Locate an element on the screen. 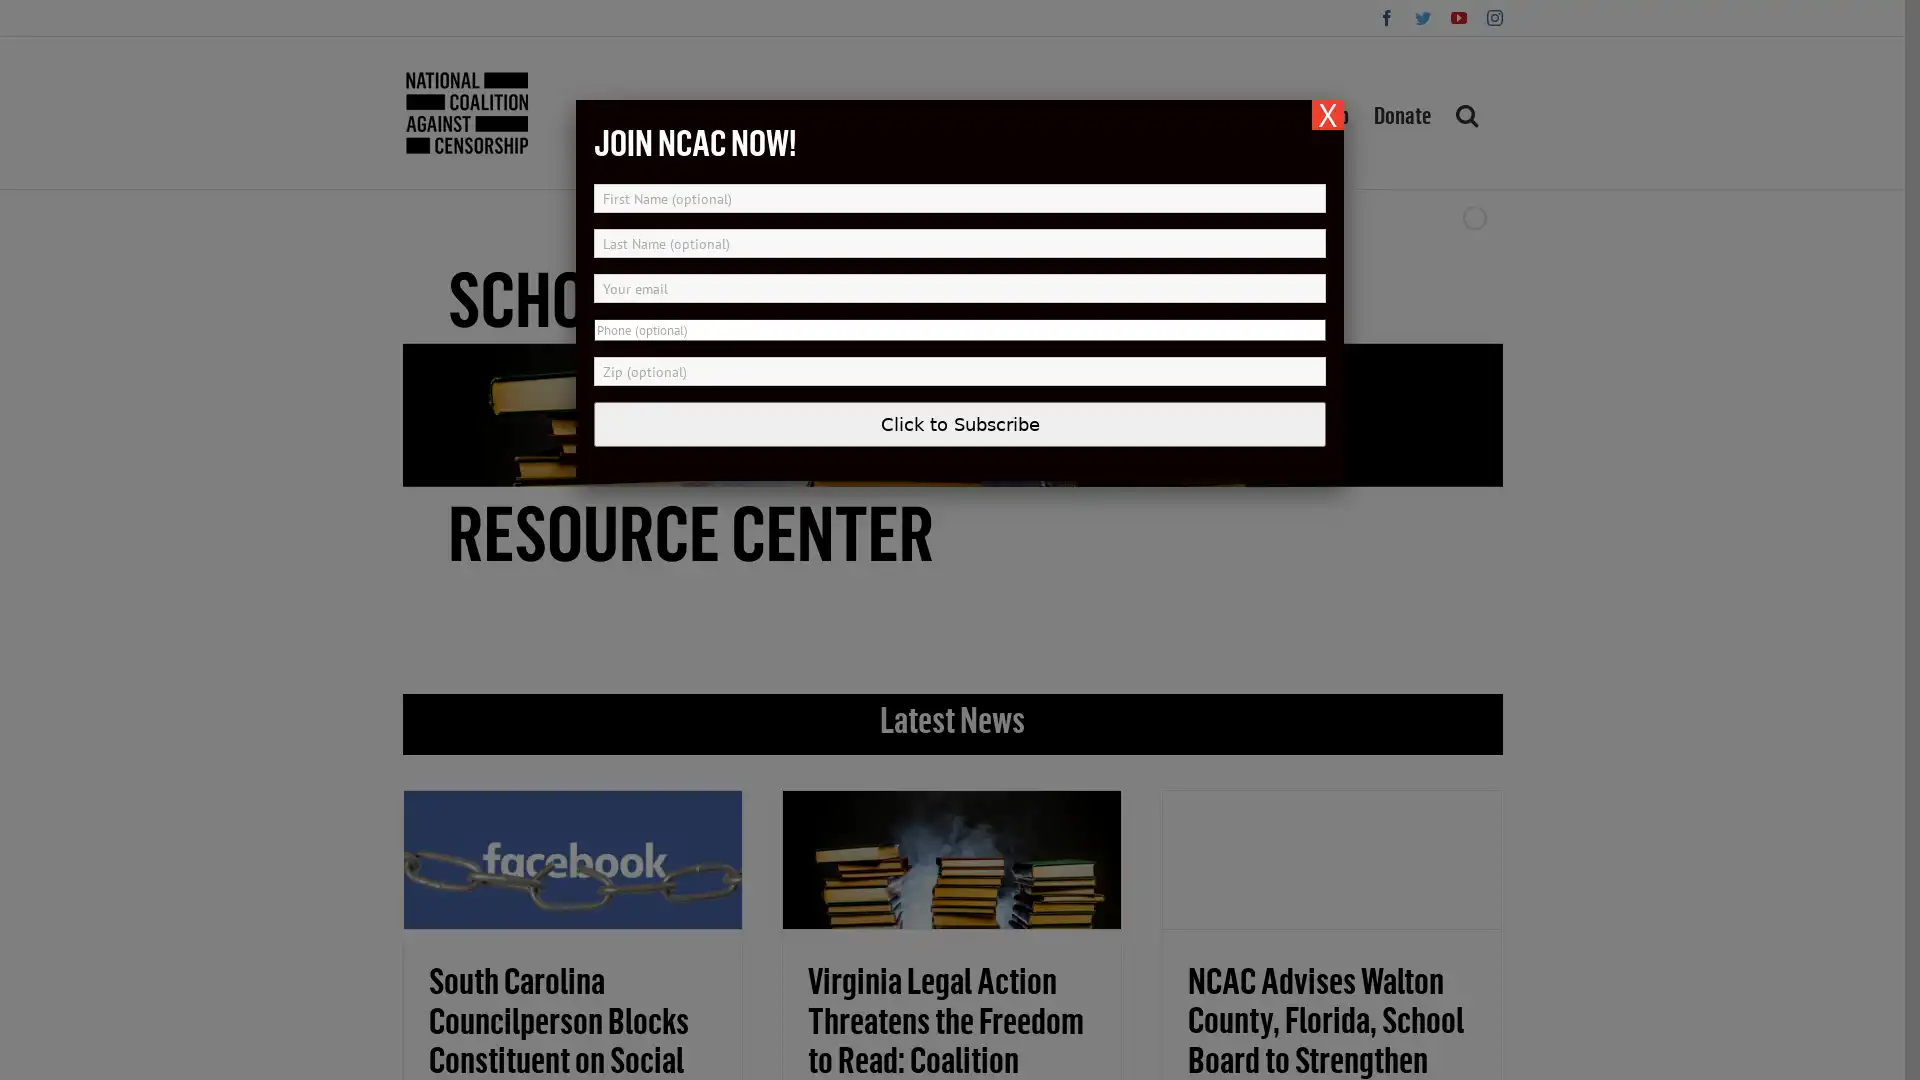 This screenshot has width=1920, height=1080. Click to Subscribe is located at coordinates (960, 423).